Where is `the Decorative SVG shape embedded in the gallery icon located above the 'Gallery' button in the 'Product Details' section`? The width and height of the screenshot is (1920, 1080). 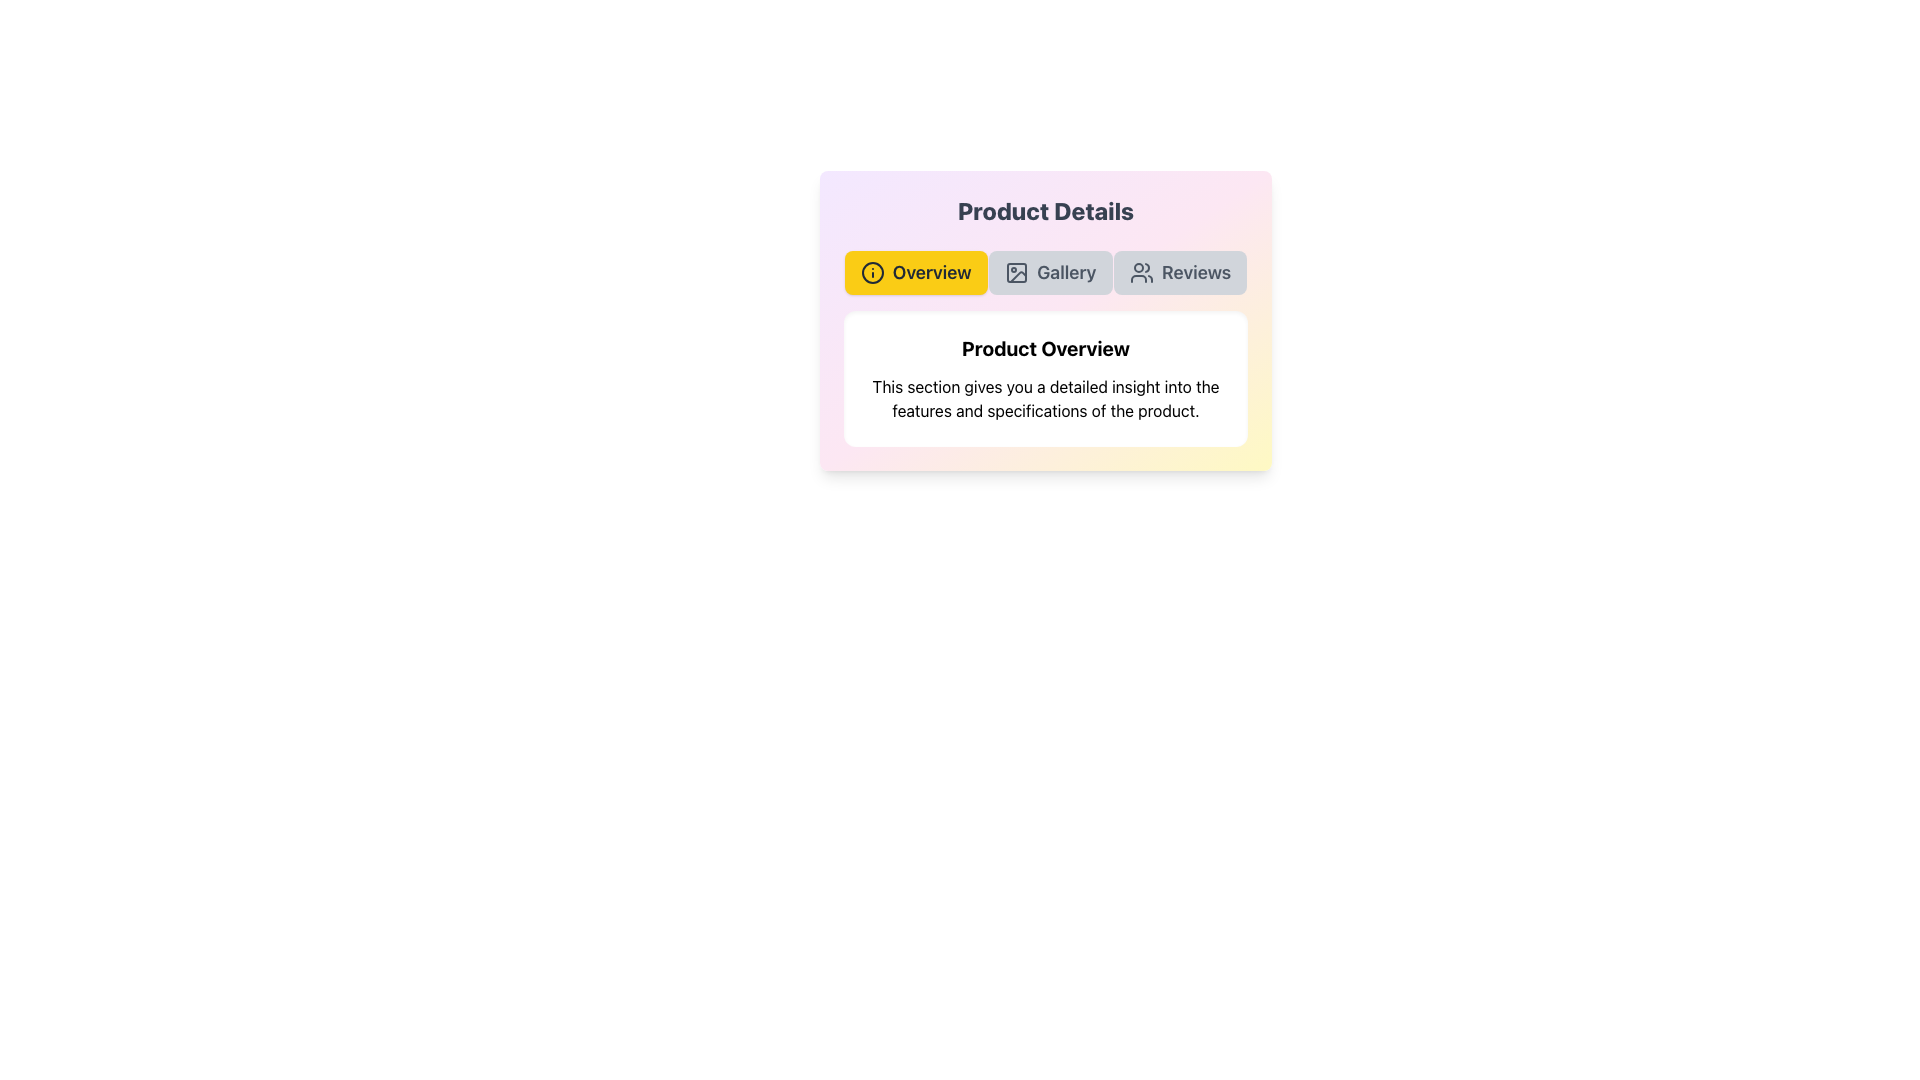
the Decorative SVG shape embedded in the gallery icon located above the 'Gallery' button in the 'Product Details' section is located at coordinates (1017, 273).